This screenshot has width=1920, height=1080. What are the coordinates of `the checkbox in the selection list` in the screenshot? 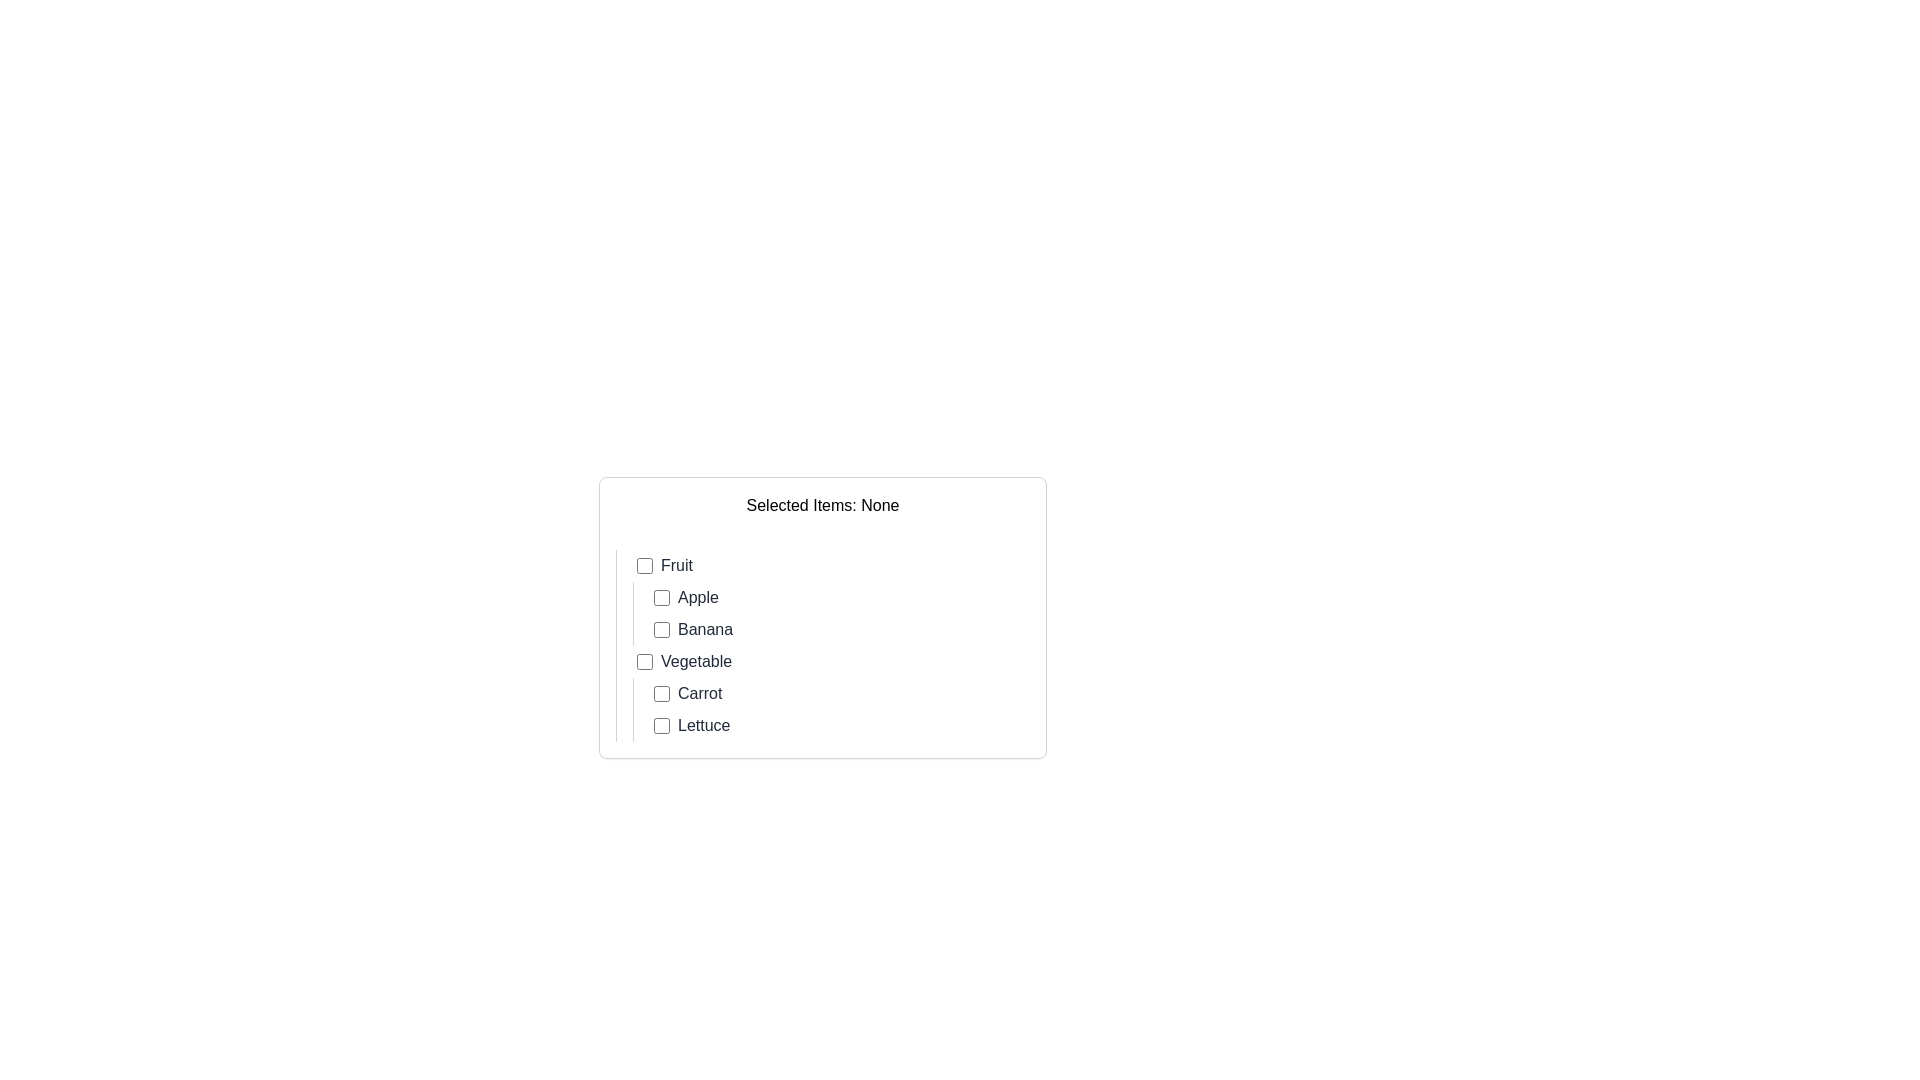 It's located at (822, 645).